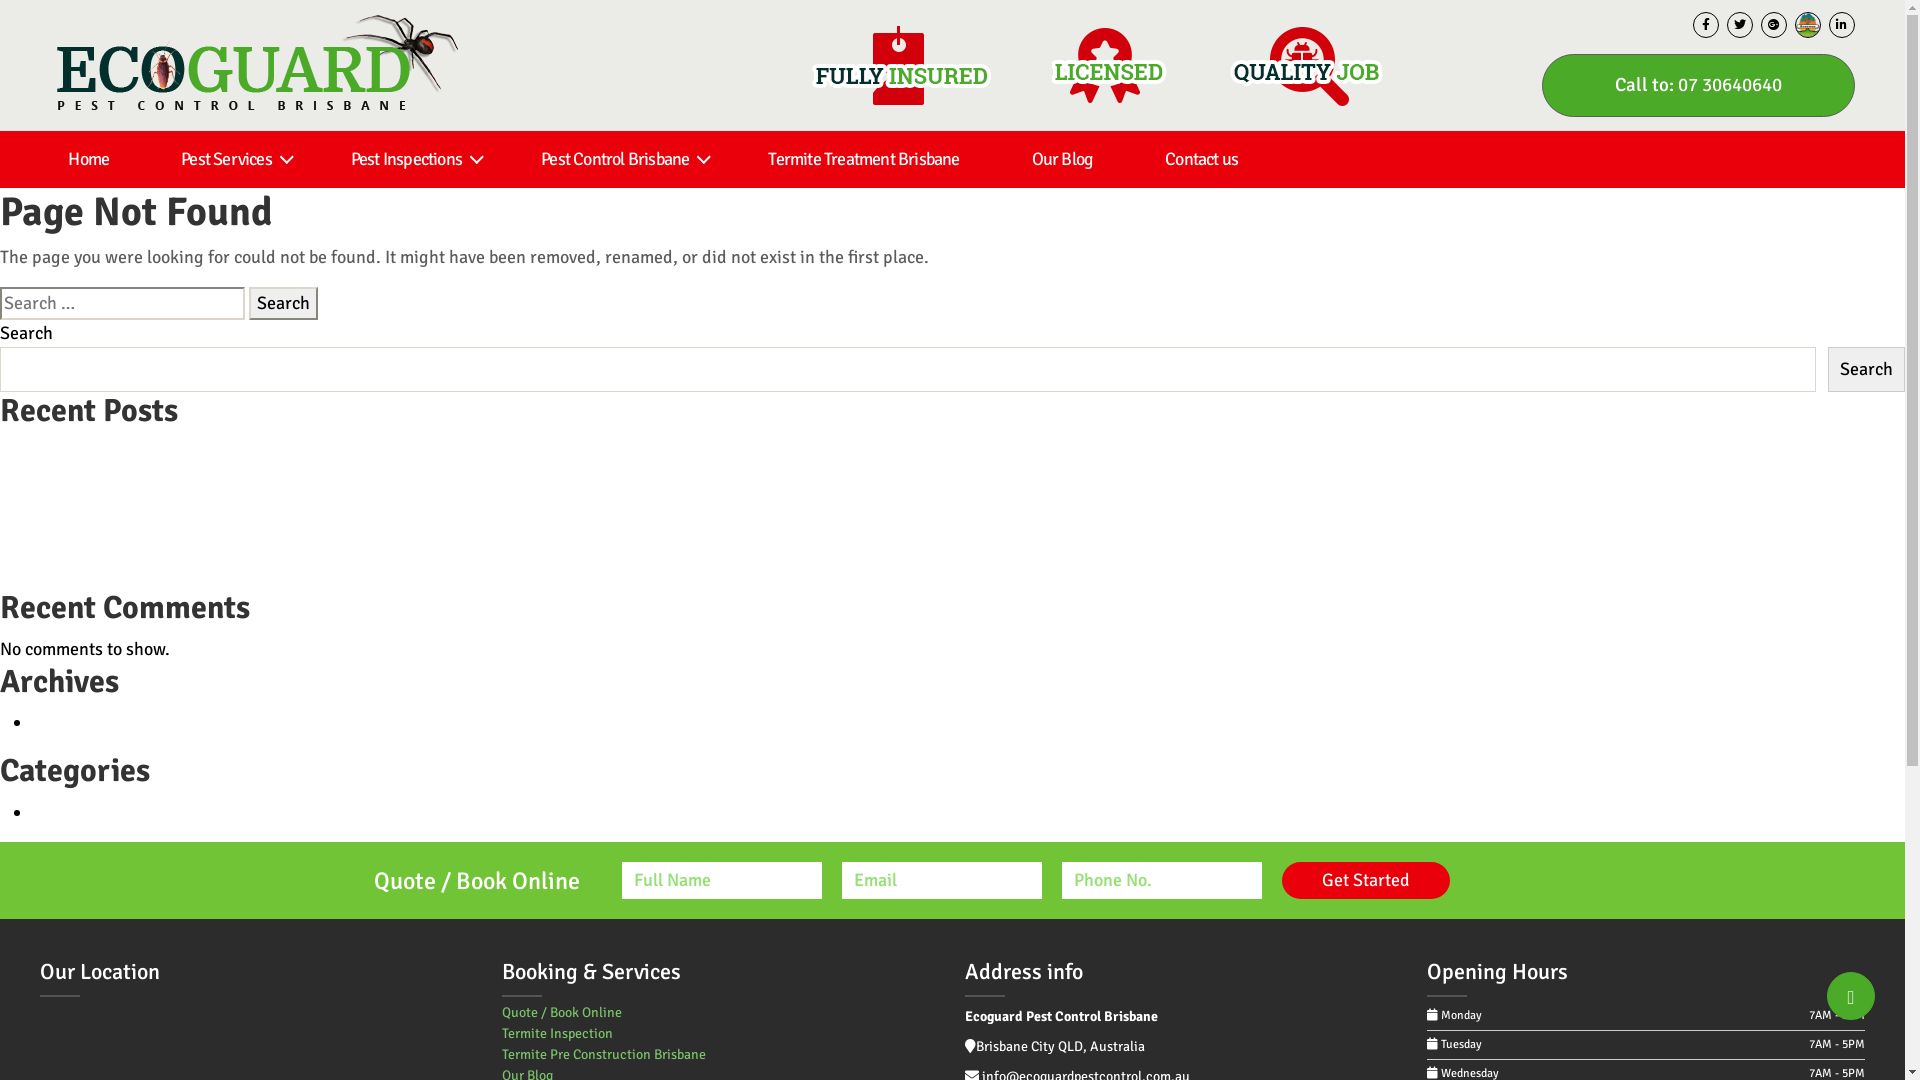 The image size is (1920, 1080). What do you see at coordinates (1061, 158) in the screenshot?
I see `'Our Blog'` at bounding box center [1061, 158].